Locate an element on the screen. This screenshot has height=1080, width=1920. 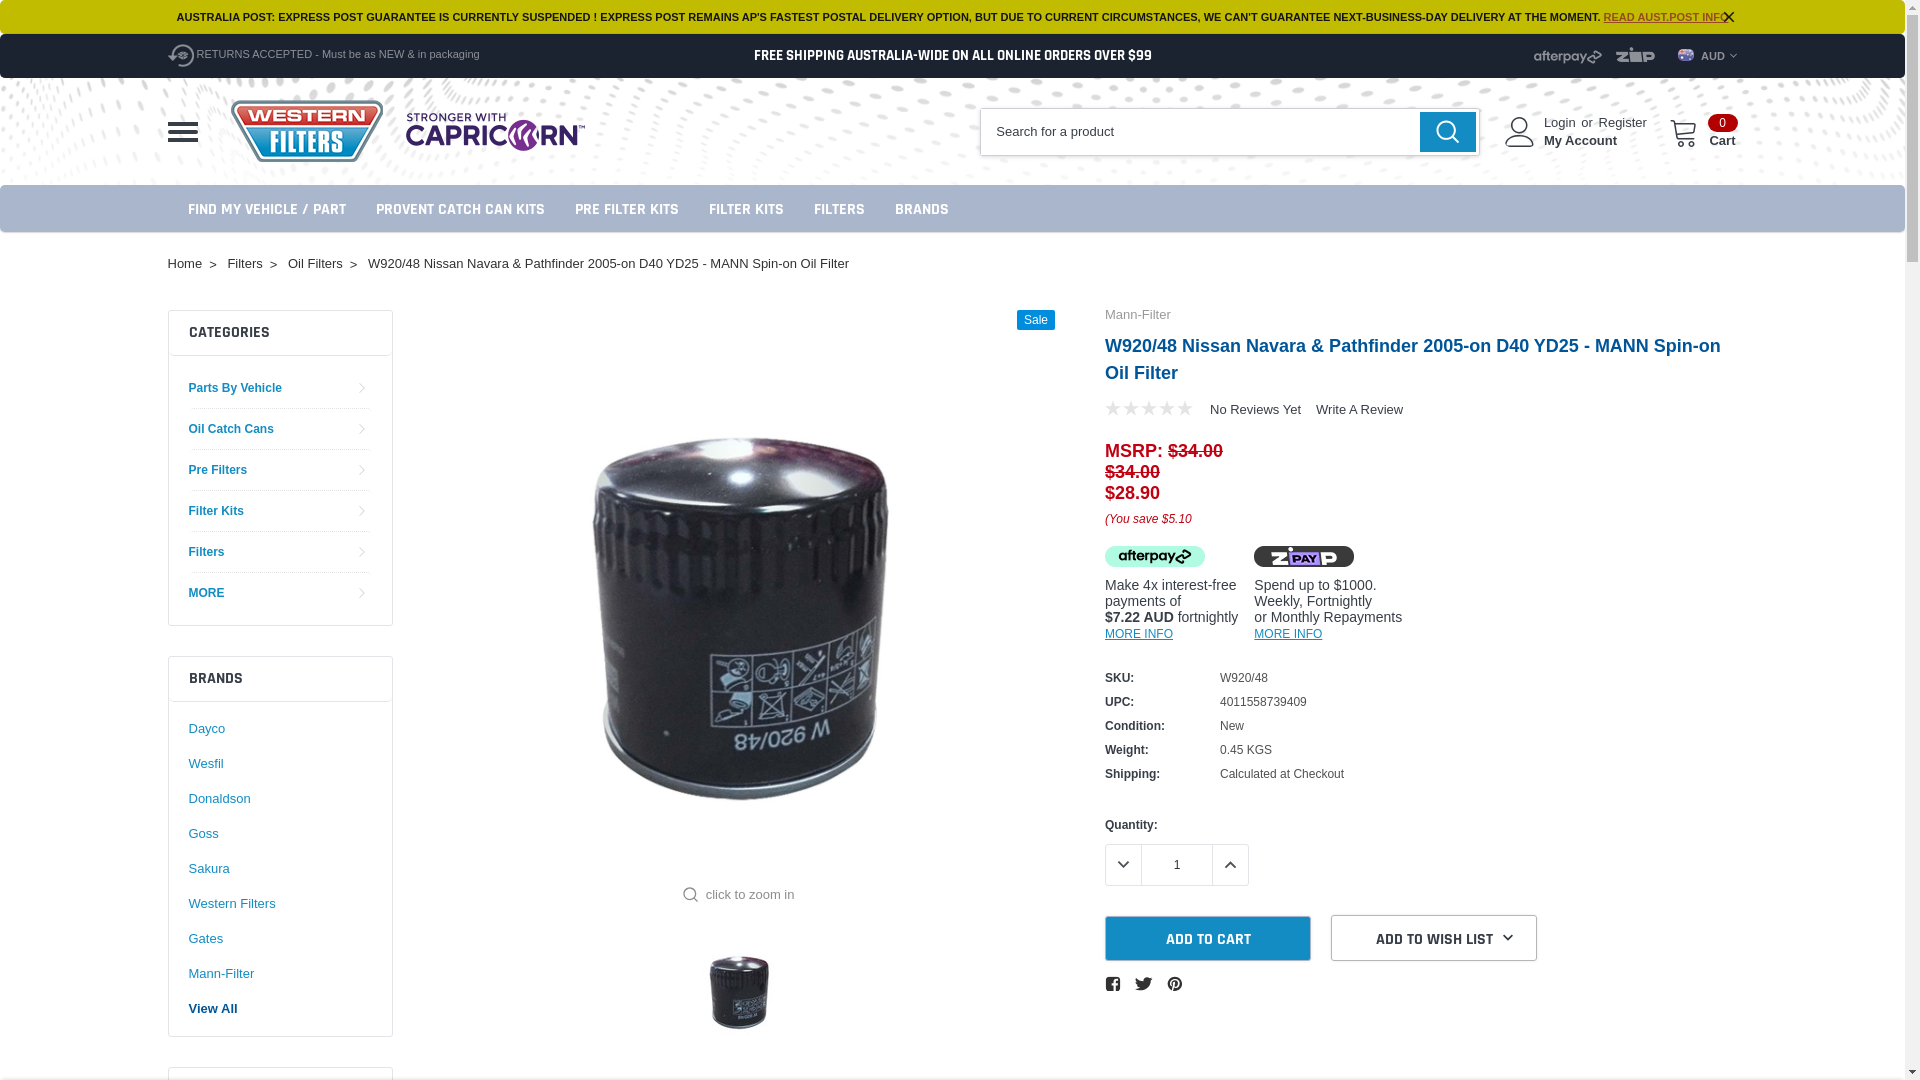
'Toggle menu' is located at coordinates (182, 131).